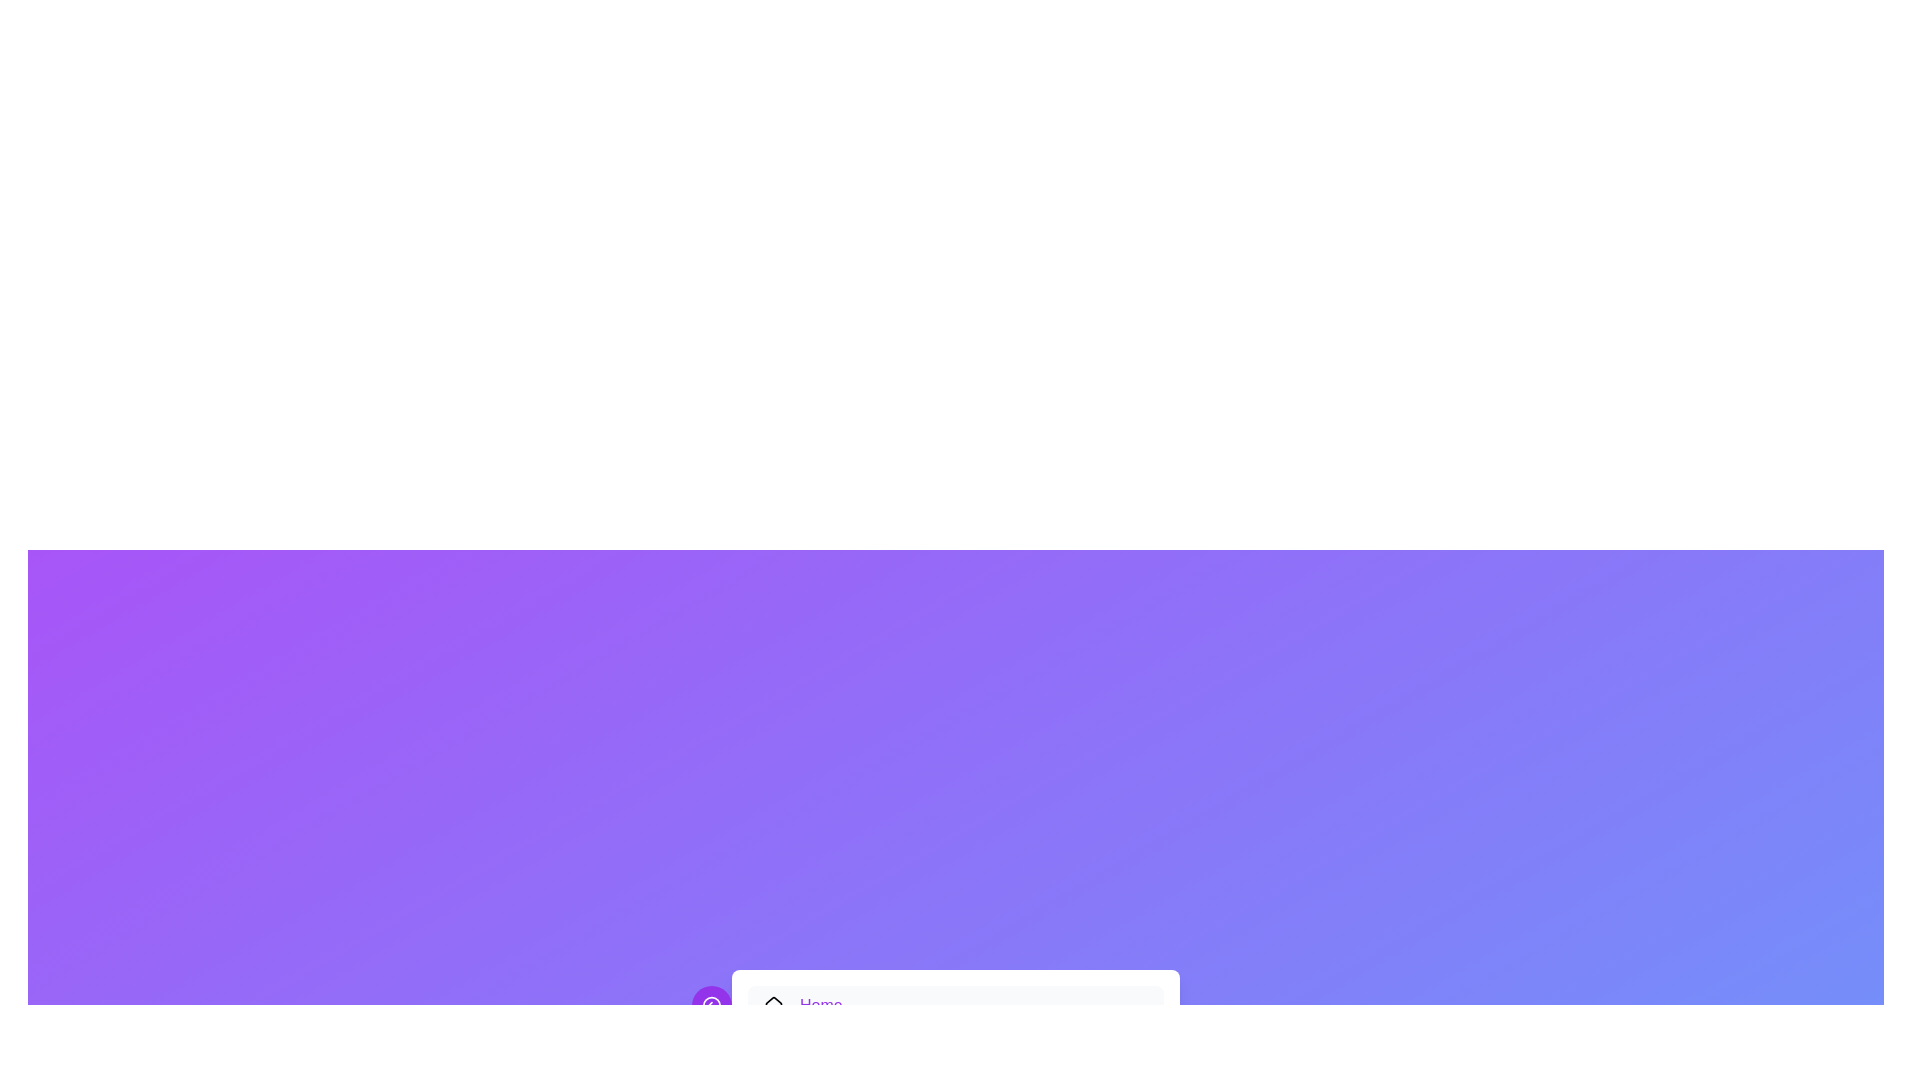  Describe the element at coordinates (772, 1006) in the screenshot. I see `the decorative icon for the Home menu item` at that location.